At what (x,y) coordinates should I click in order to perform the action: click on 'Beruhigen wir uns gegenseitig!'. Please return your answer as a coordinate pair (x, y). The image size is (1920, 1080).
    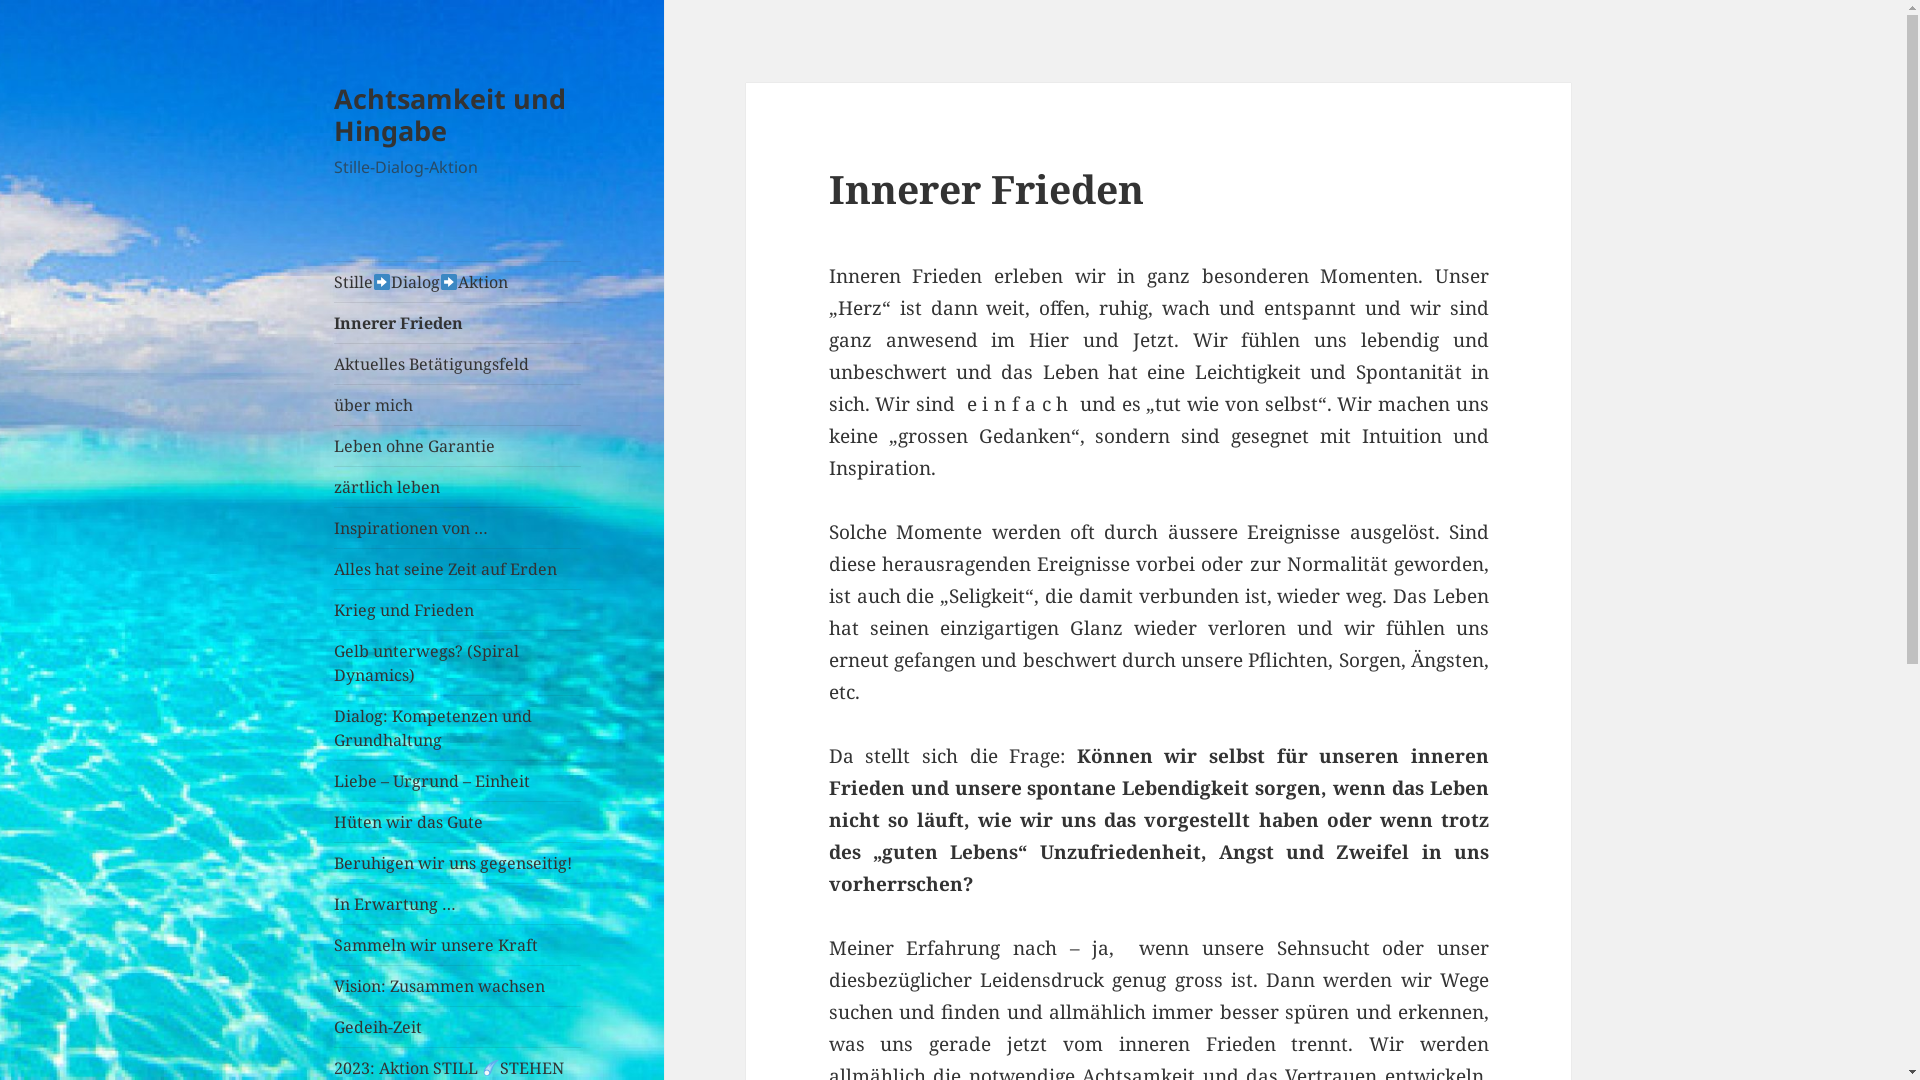
    Looking at the image, I should click on (456, 862).